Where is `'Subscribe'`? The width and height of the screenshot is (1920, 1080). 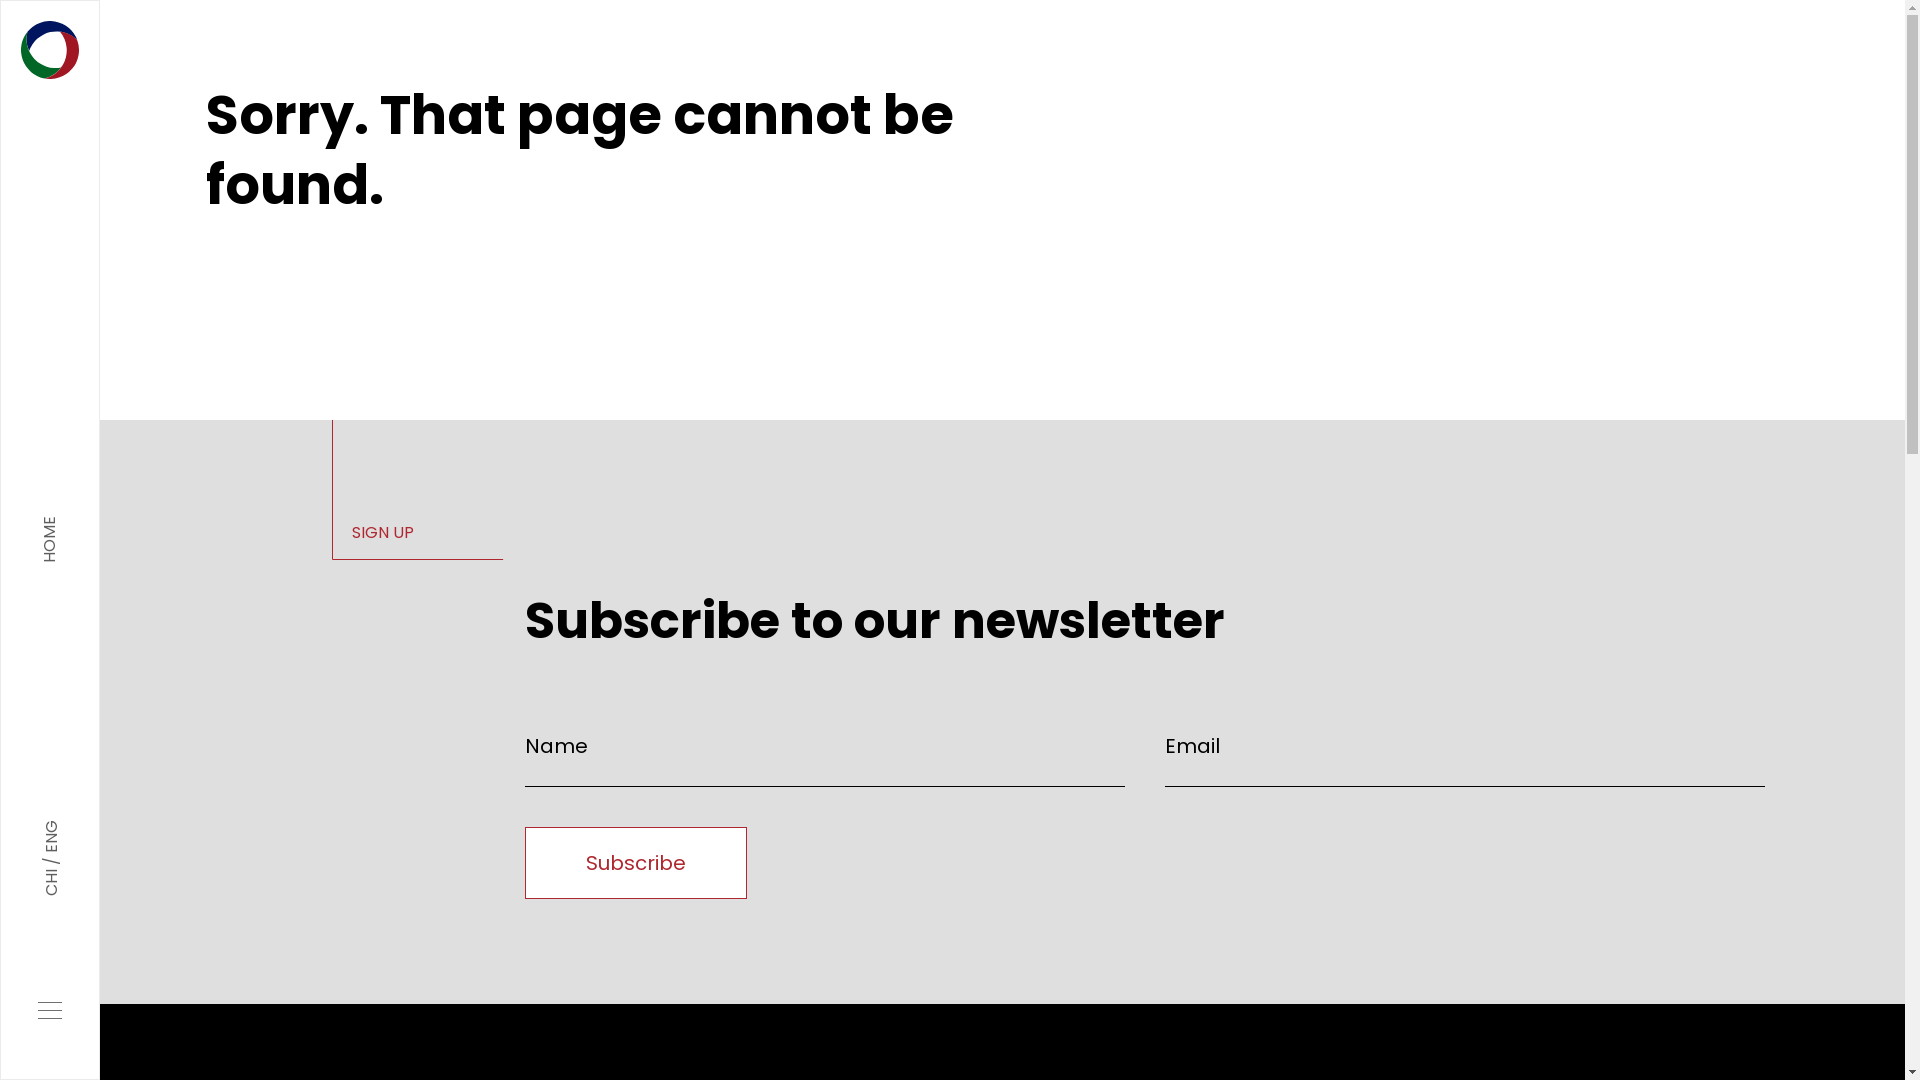
'Subscribe' is located at coordinates (524, 862).